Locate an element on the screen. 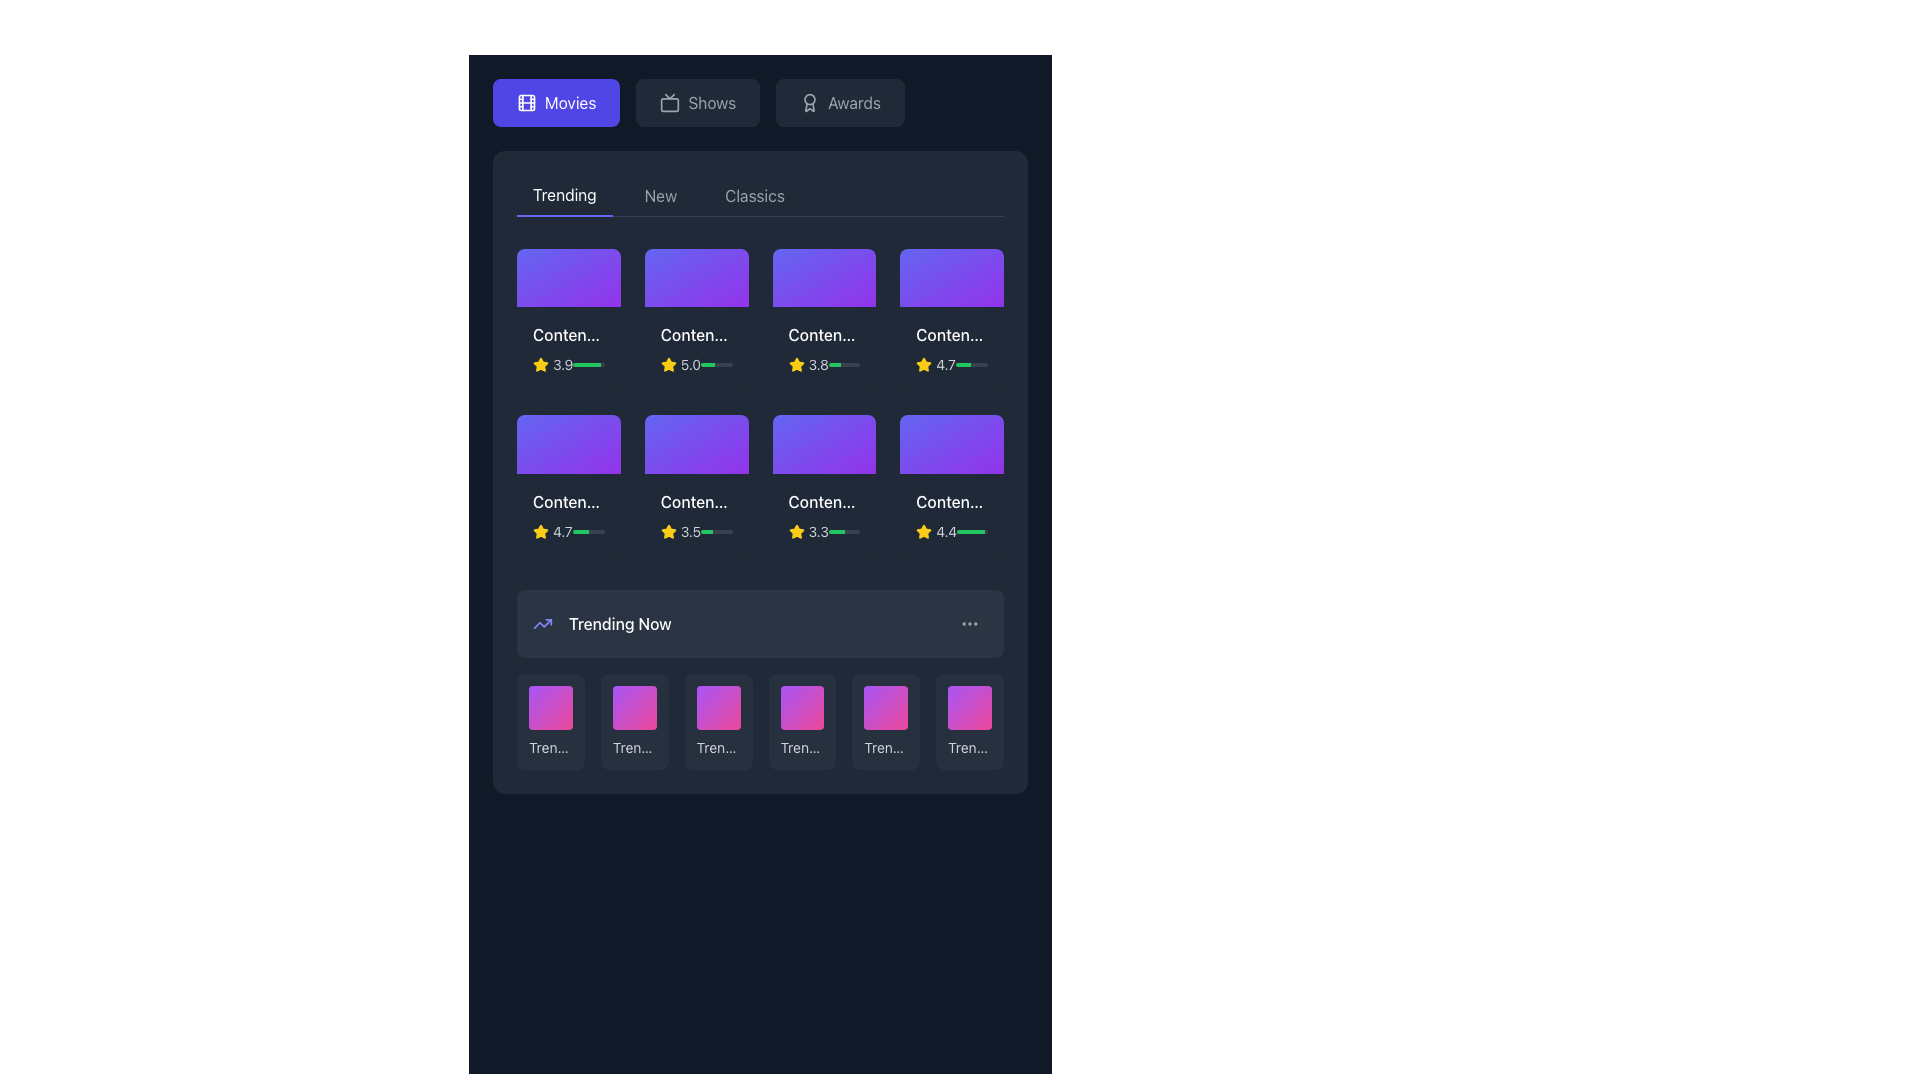 This screenshot has width=1920, height=1080. the small yellow star-shaped icon indicating a rating or favorite within the second row and third column of the 'Trending' content grid is located at coordinates (795, 530).